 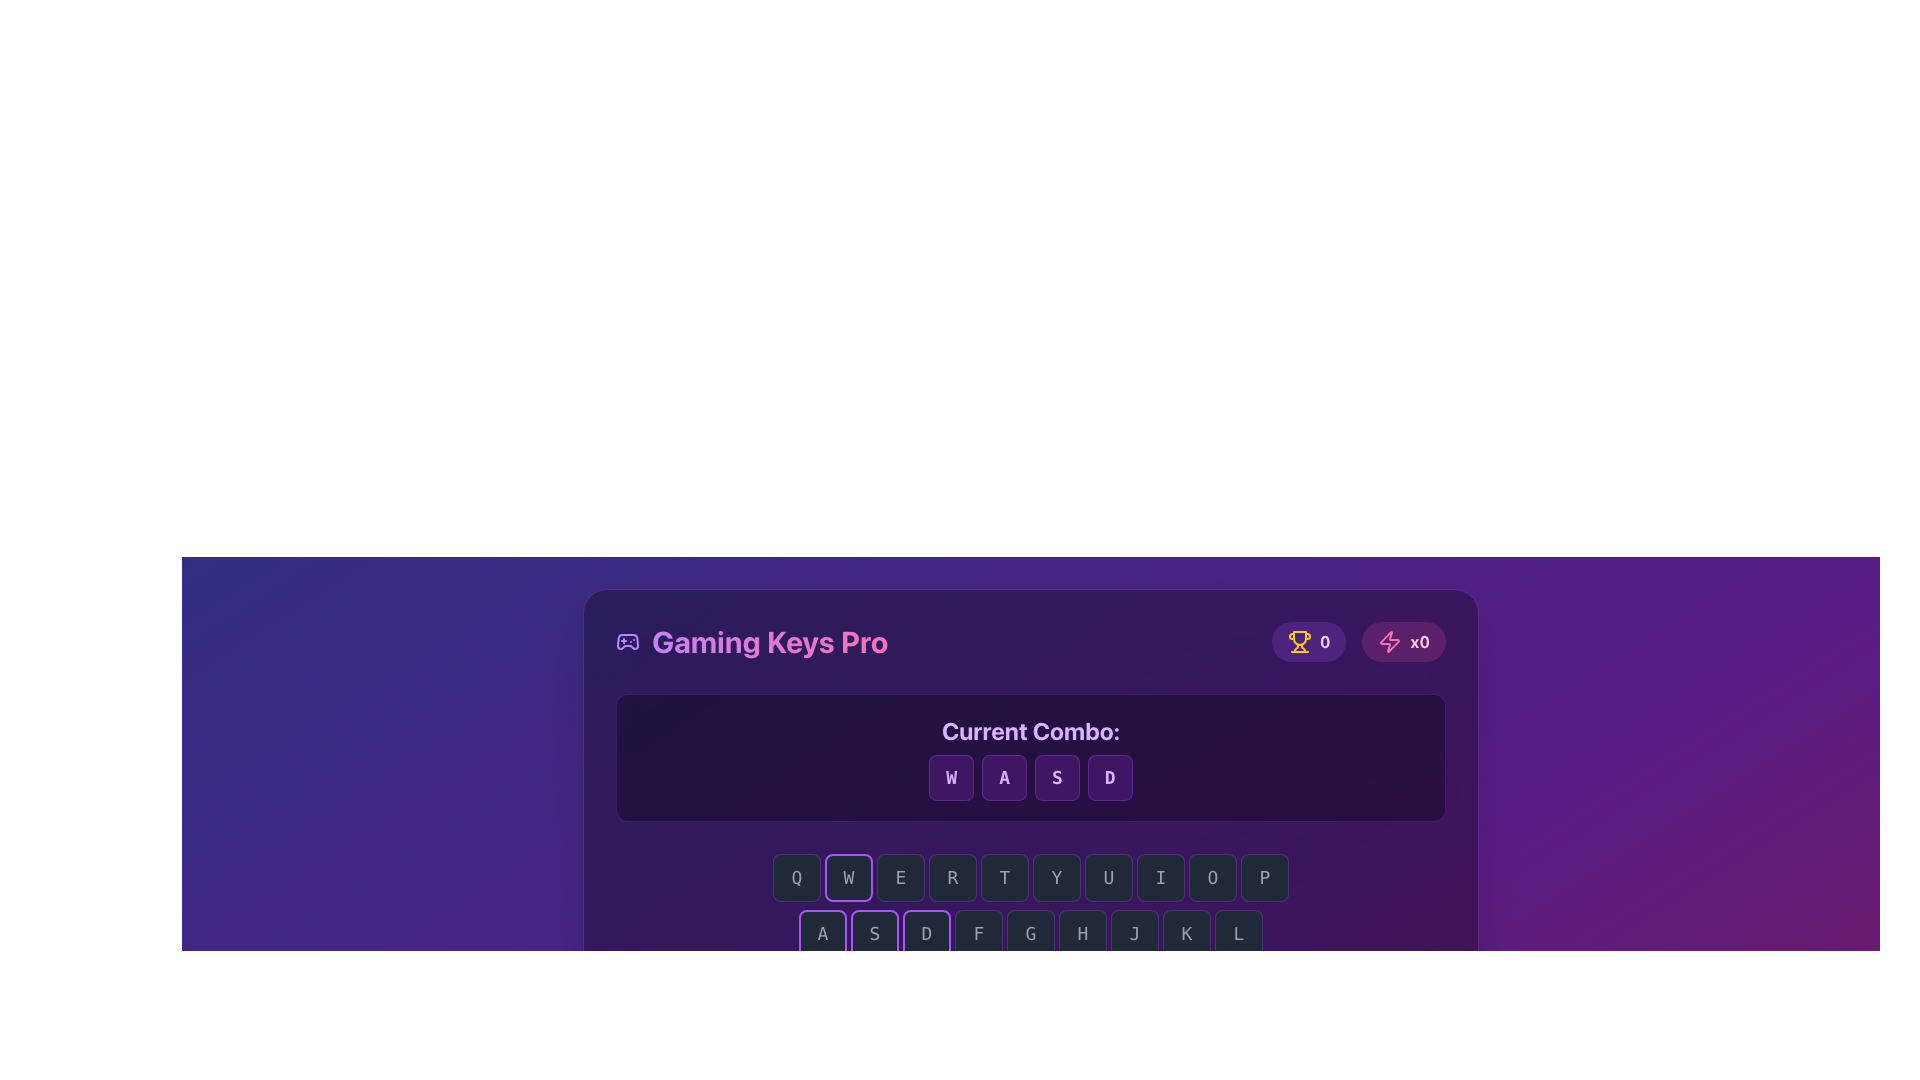 I want to click on the button that visually represents the 'D' key, which is the fourth button in a row of four buttons for 'W', 'A', 'S', and 'D', located at the bottom-right of the row, so click(x=1109, y=777).